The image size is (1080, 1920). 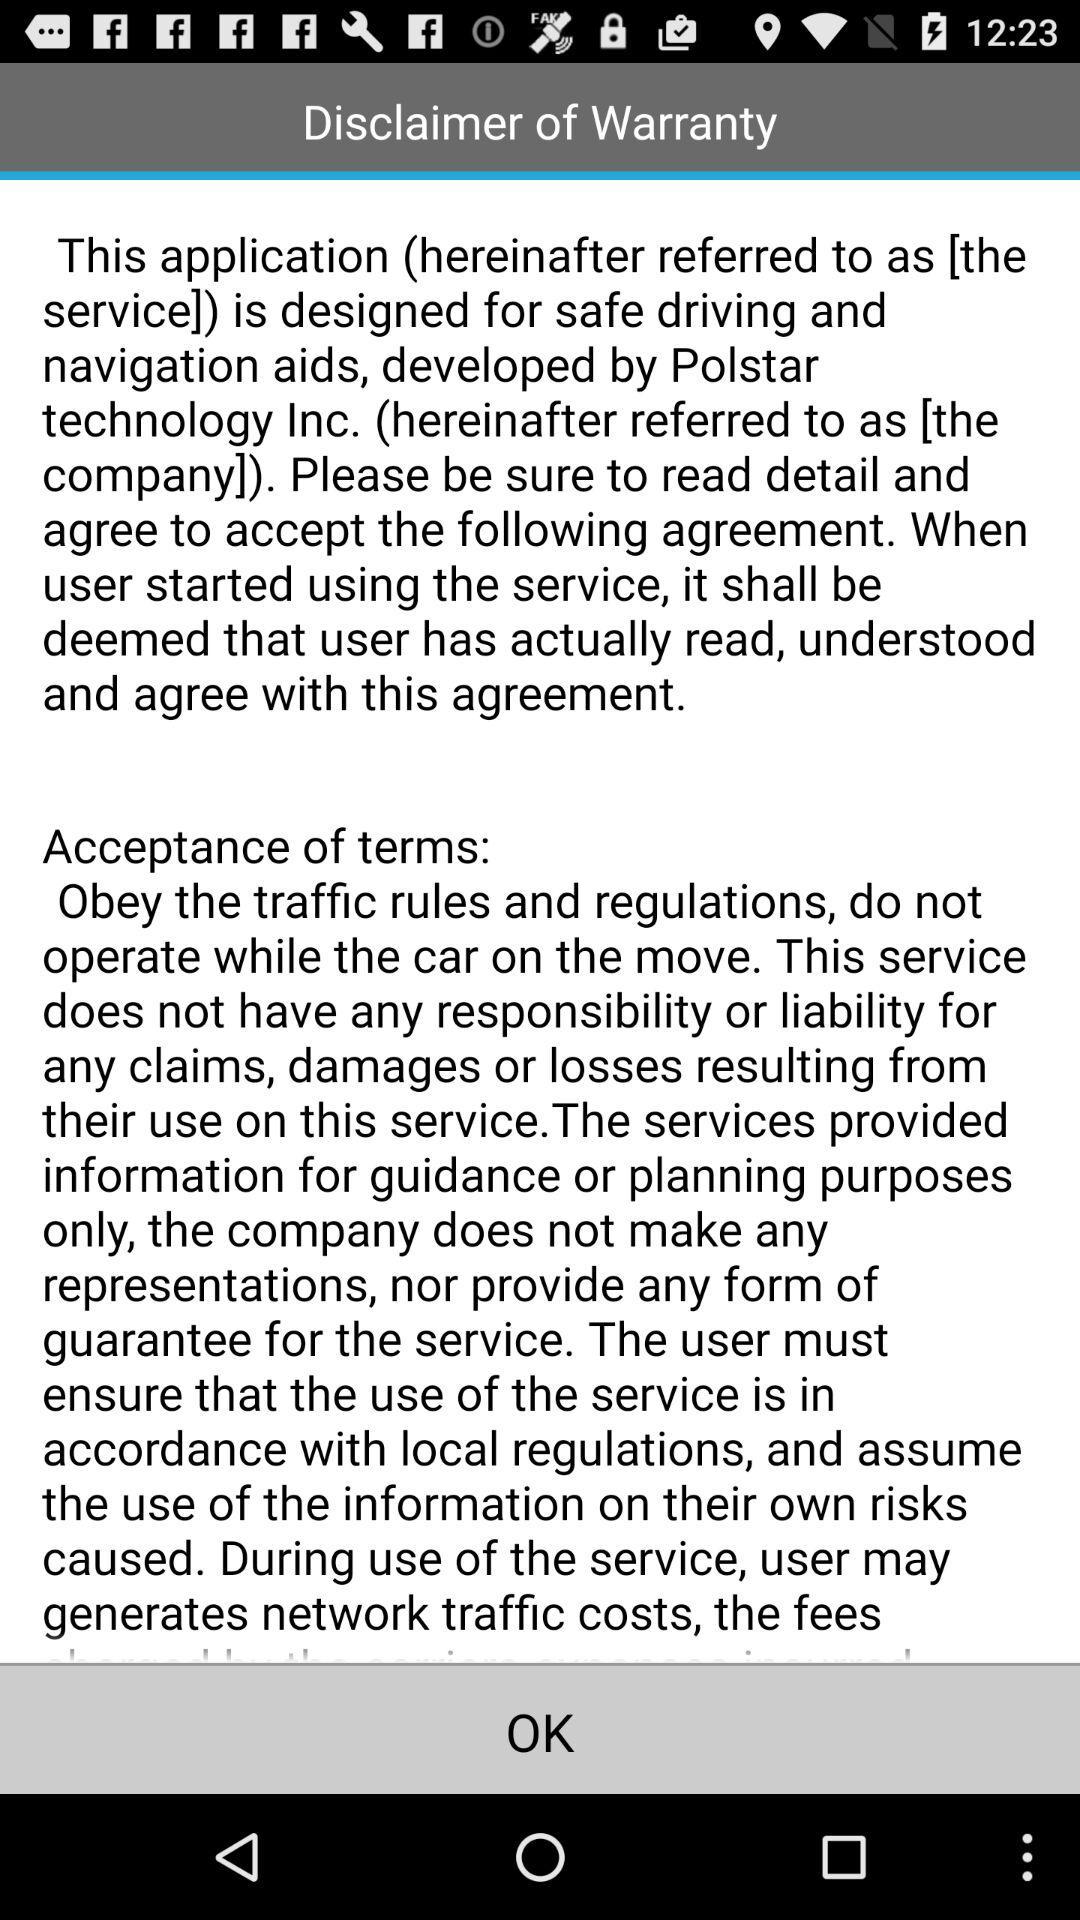 I want to click on ok, so click(x=540, y=1728).